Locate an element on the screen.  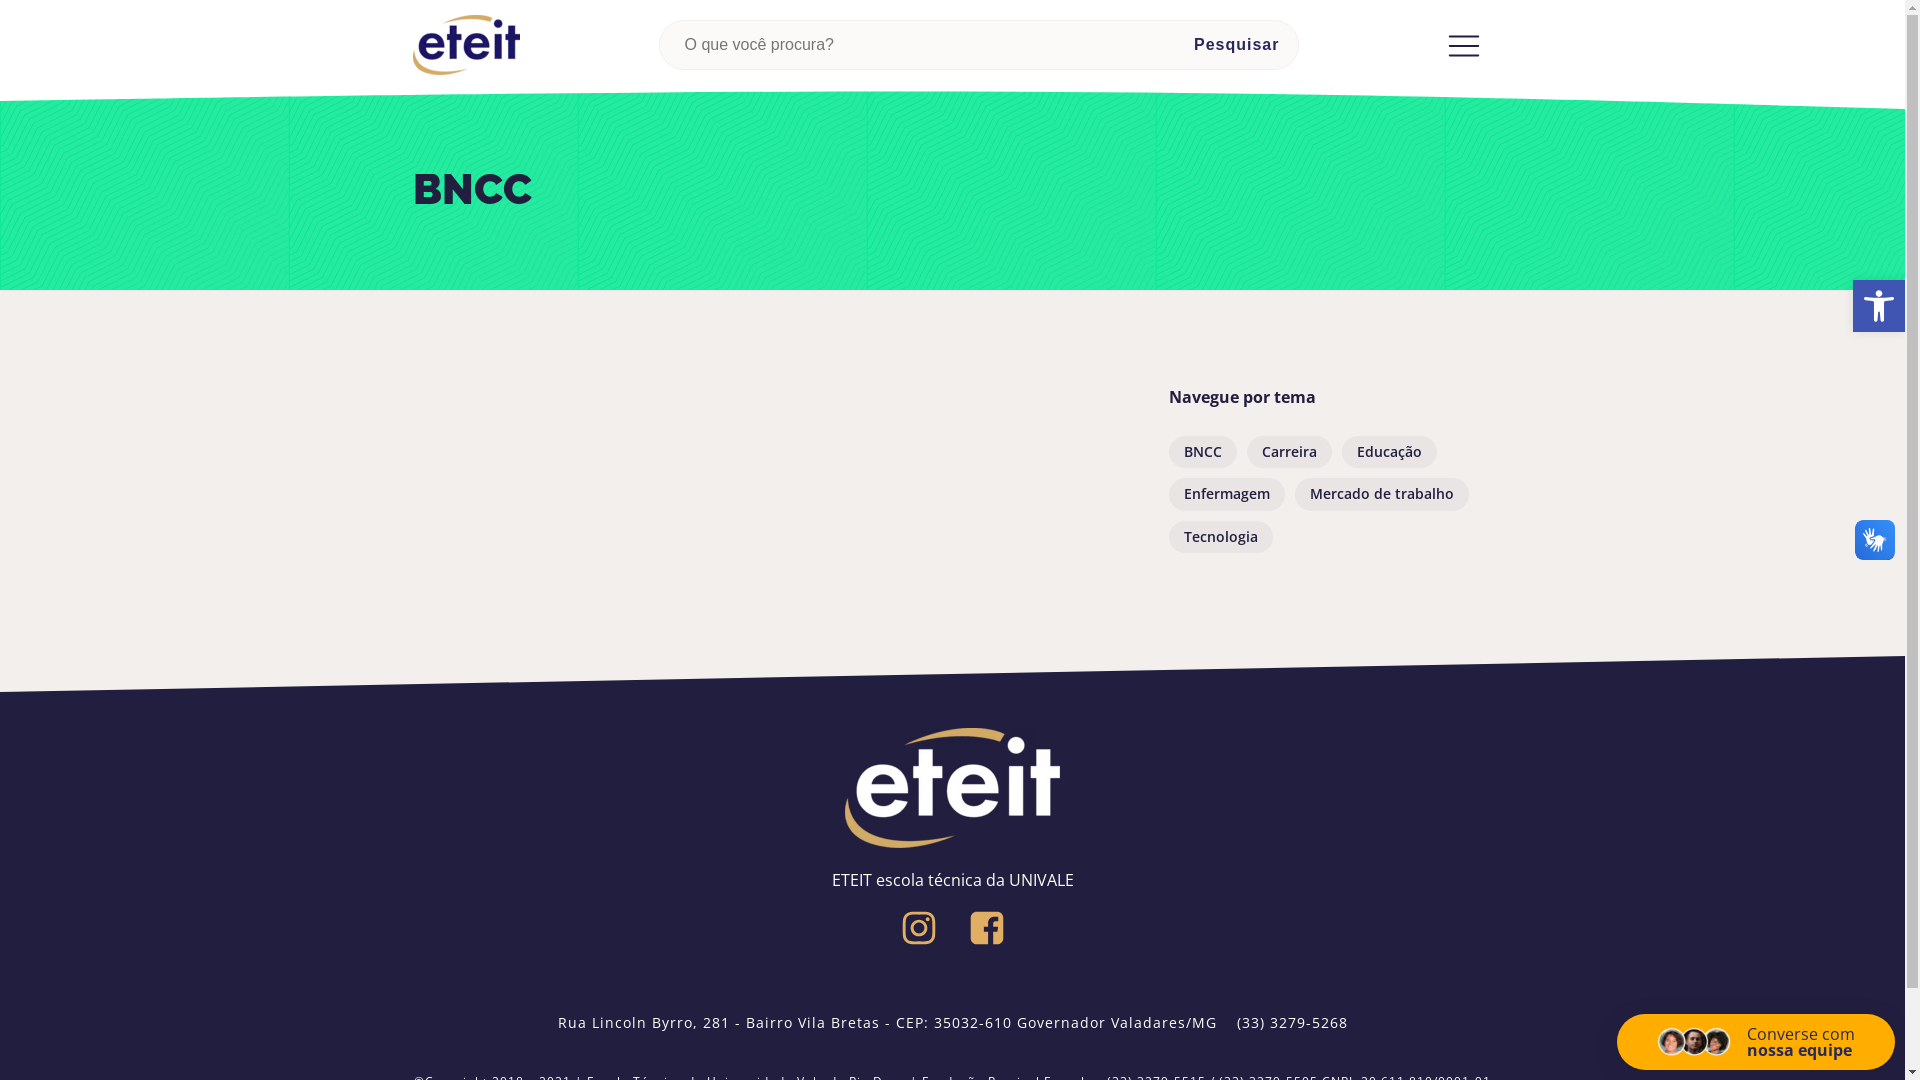
'Barra de Ferramentas Aberta is located at coordinates (1877, 305).